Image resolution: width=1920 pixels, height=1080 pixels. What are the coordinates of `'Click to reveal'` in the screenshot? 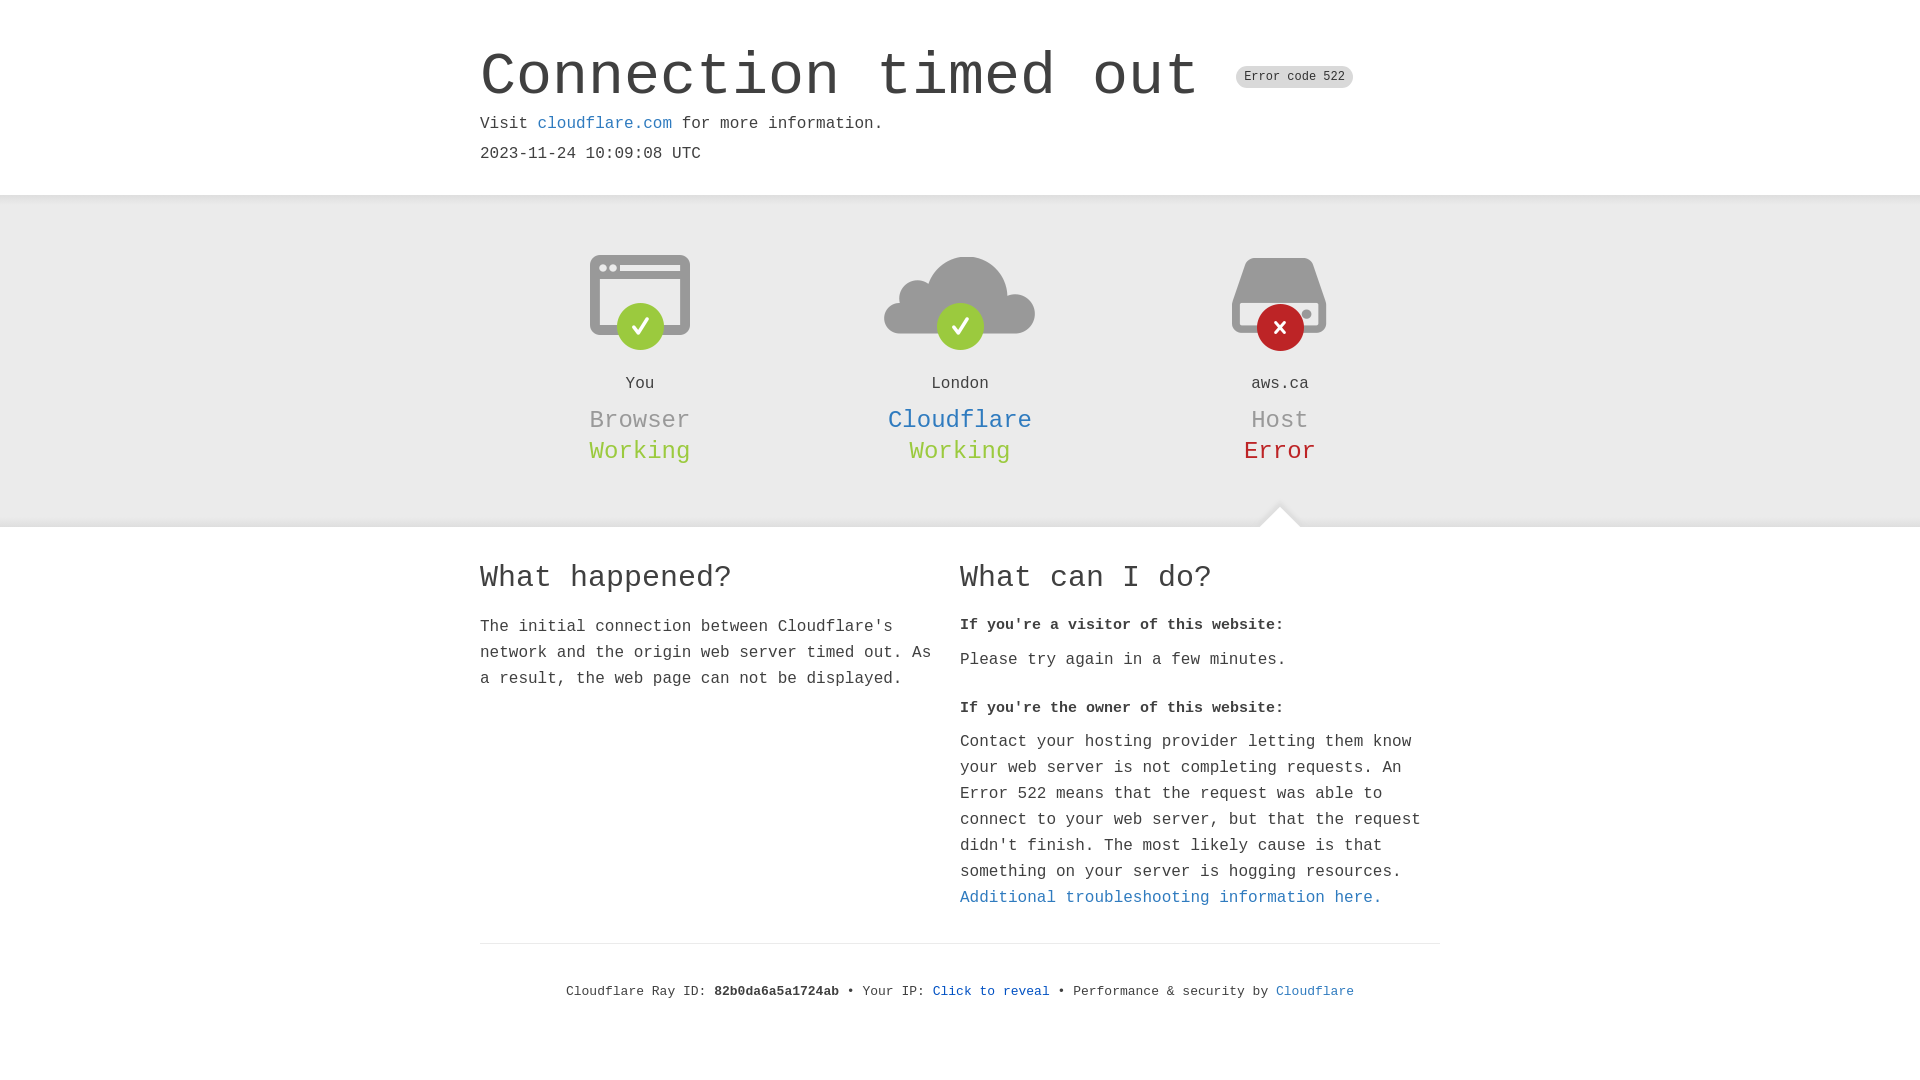 It's located at (991, 991).